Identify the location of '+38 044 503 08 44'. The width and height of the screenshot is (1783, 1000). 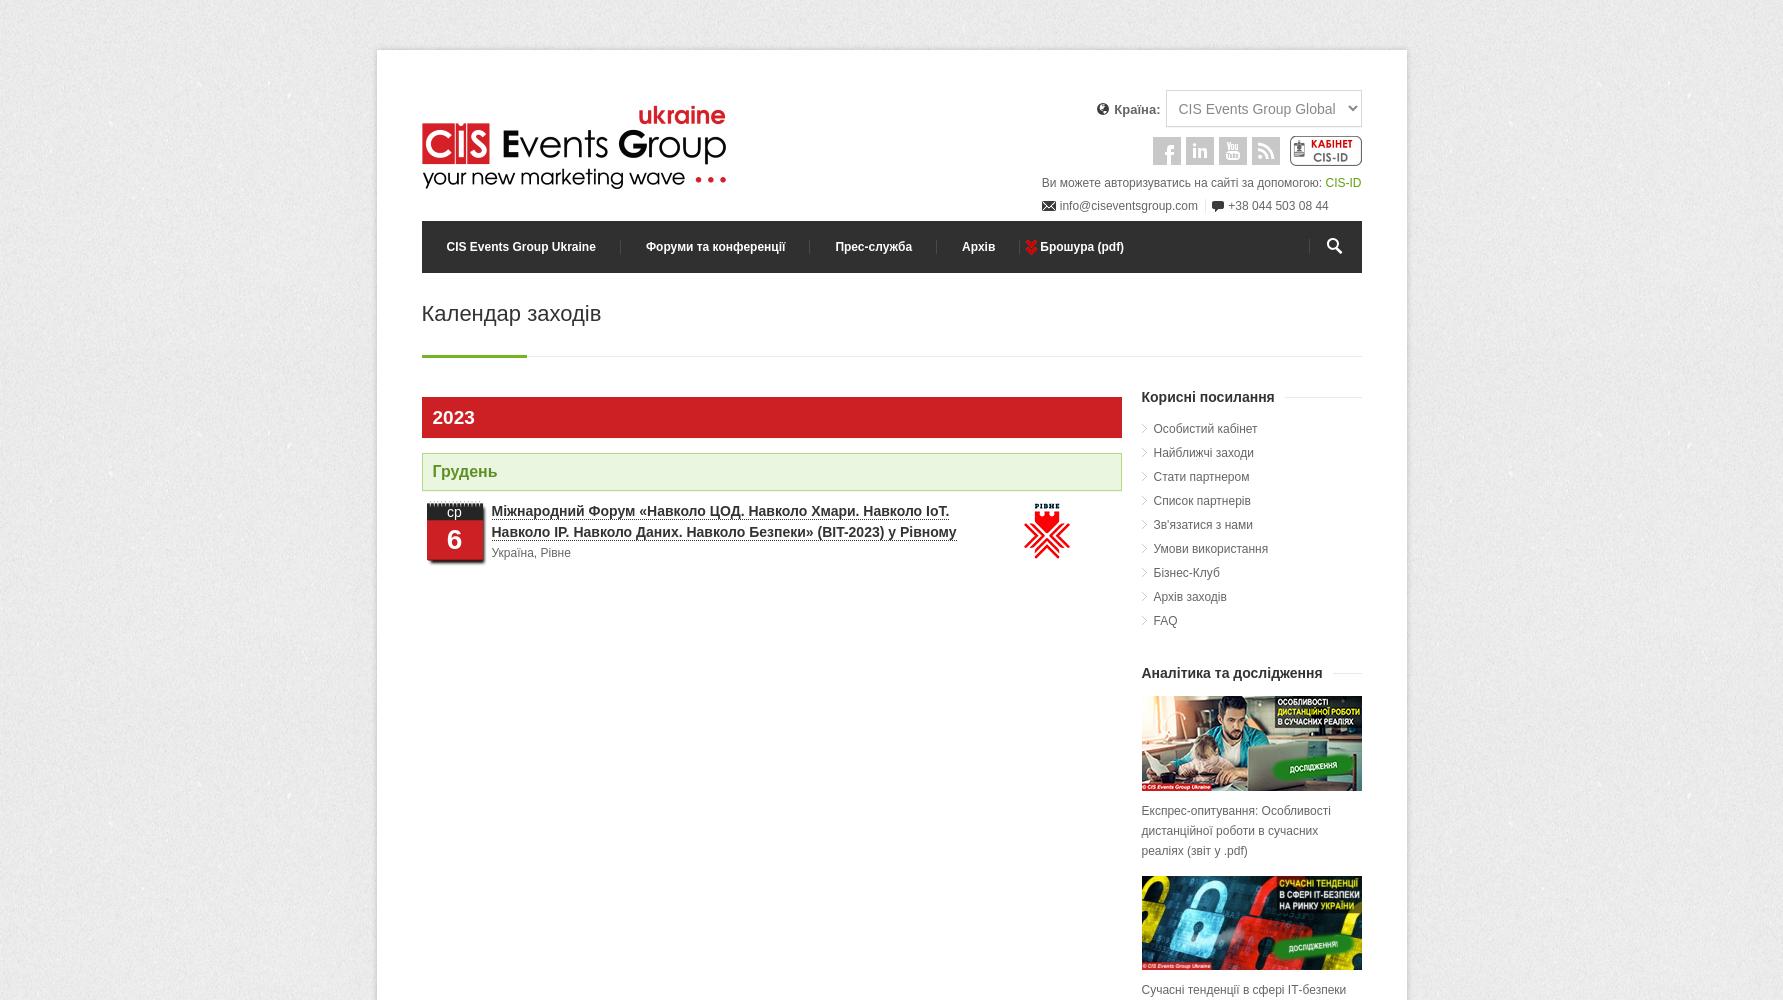
(1278, 205).